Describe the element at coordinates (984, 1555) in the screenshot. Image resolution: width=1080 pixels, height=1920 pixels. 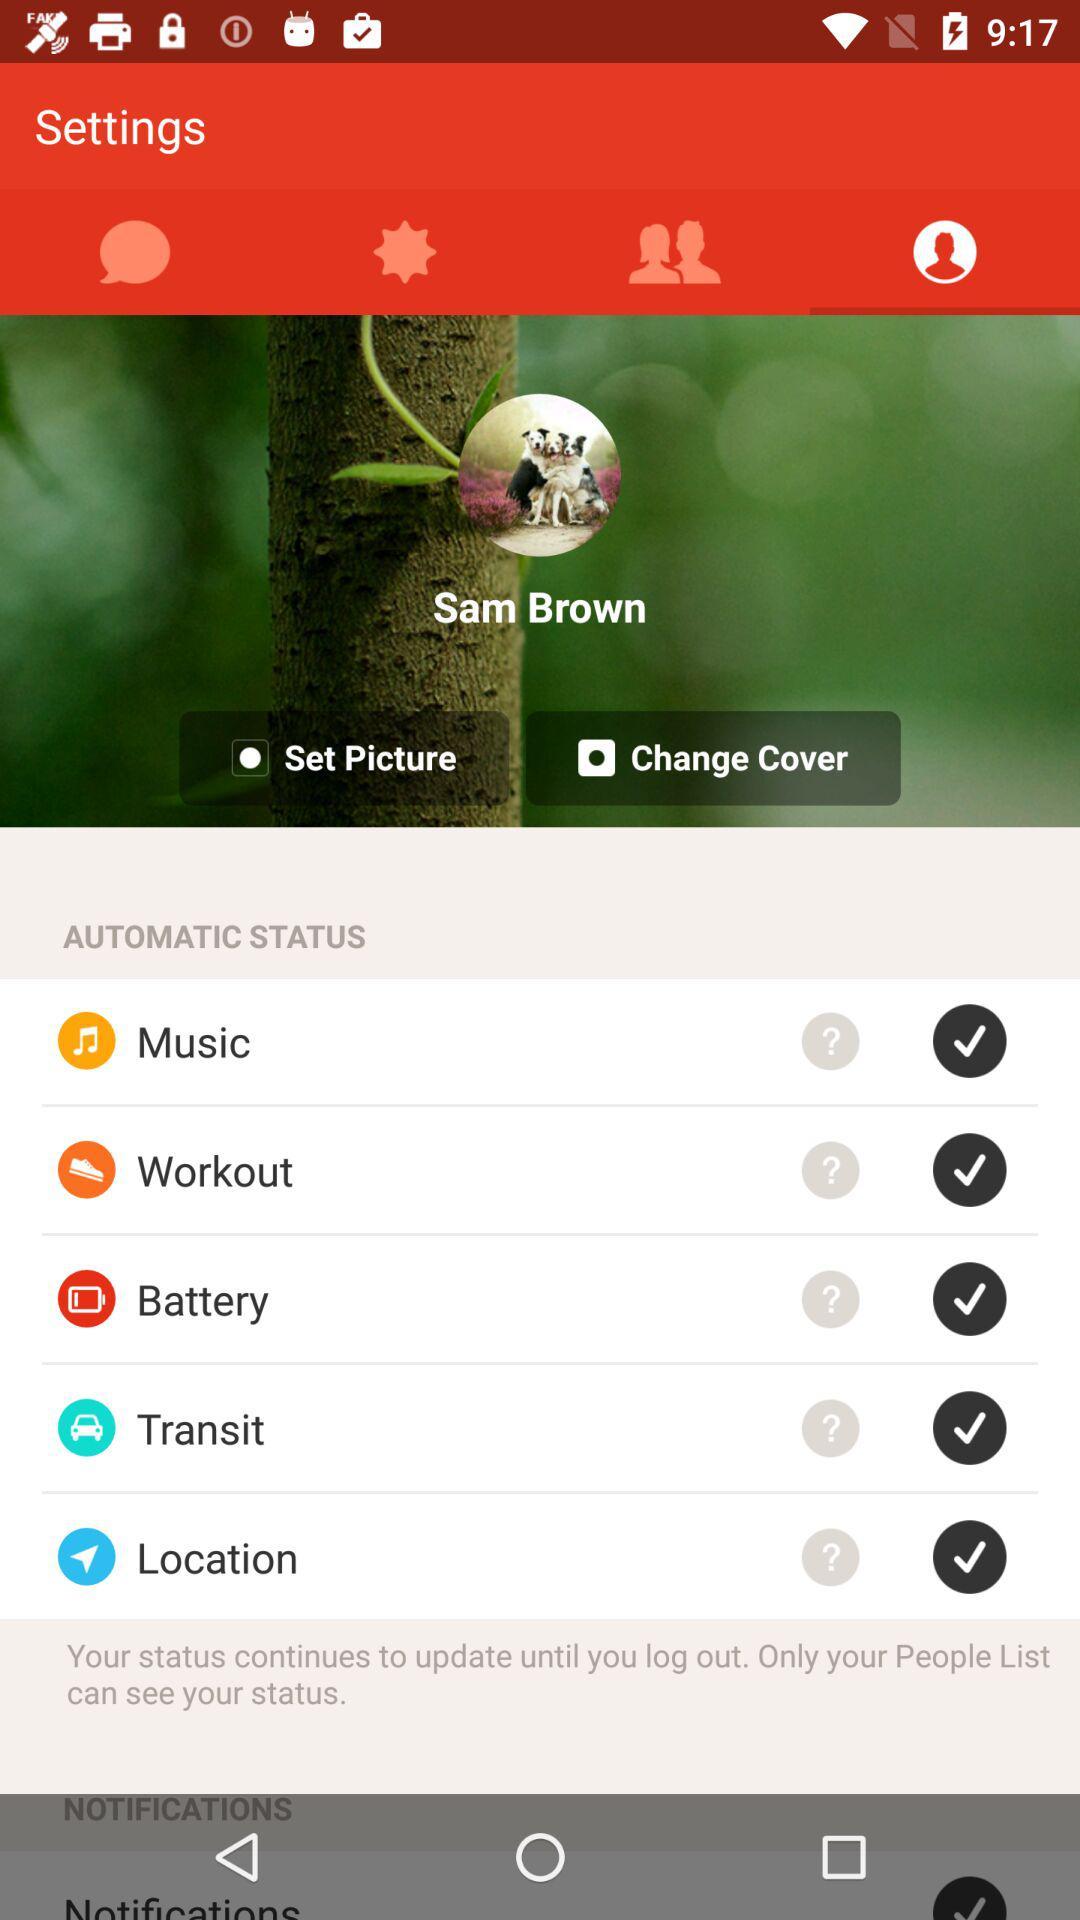
I see `the second icon which is right to location` at that location.